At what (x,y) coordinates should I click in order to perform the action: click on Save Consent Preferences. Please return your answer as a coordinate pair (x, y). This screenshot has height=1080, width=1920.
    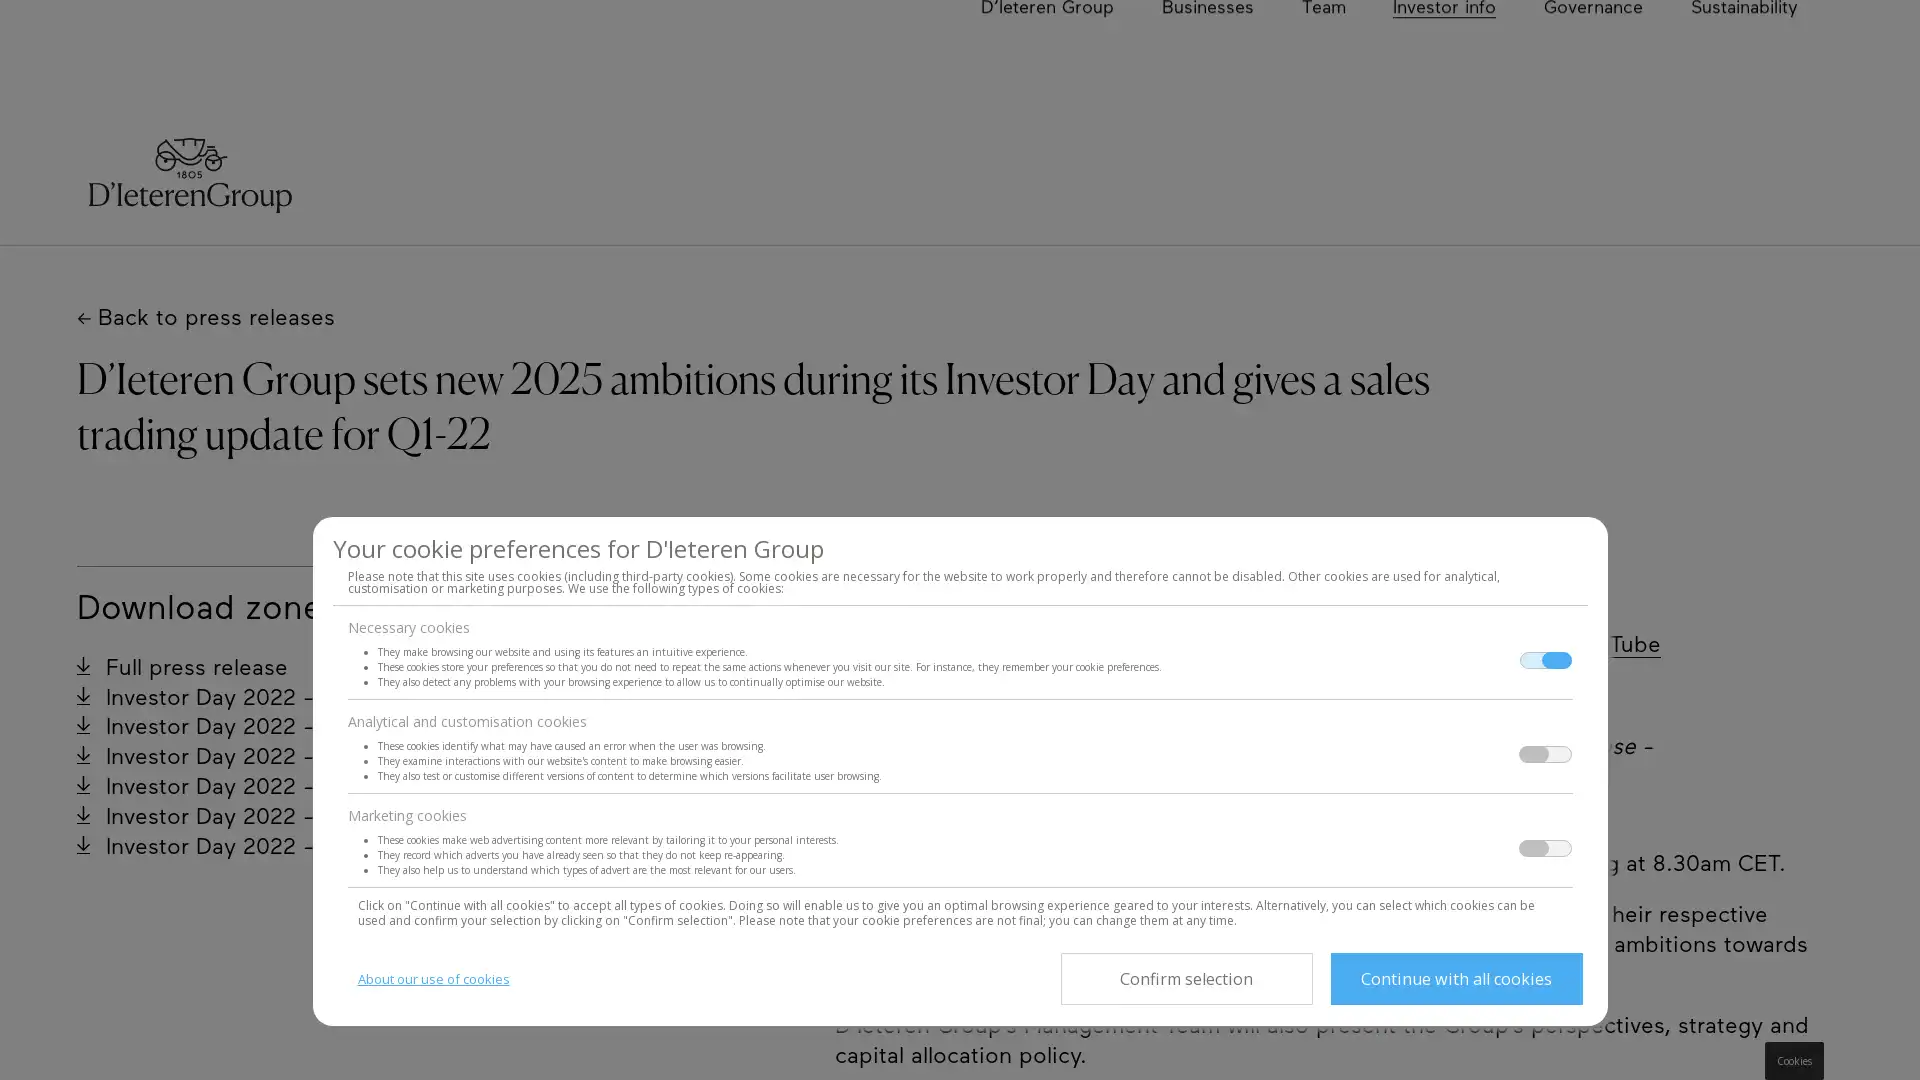
    Looking at the image, I should click on (1185, 978).